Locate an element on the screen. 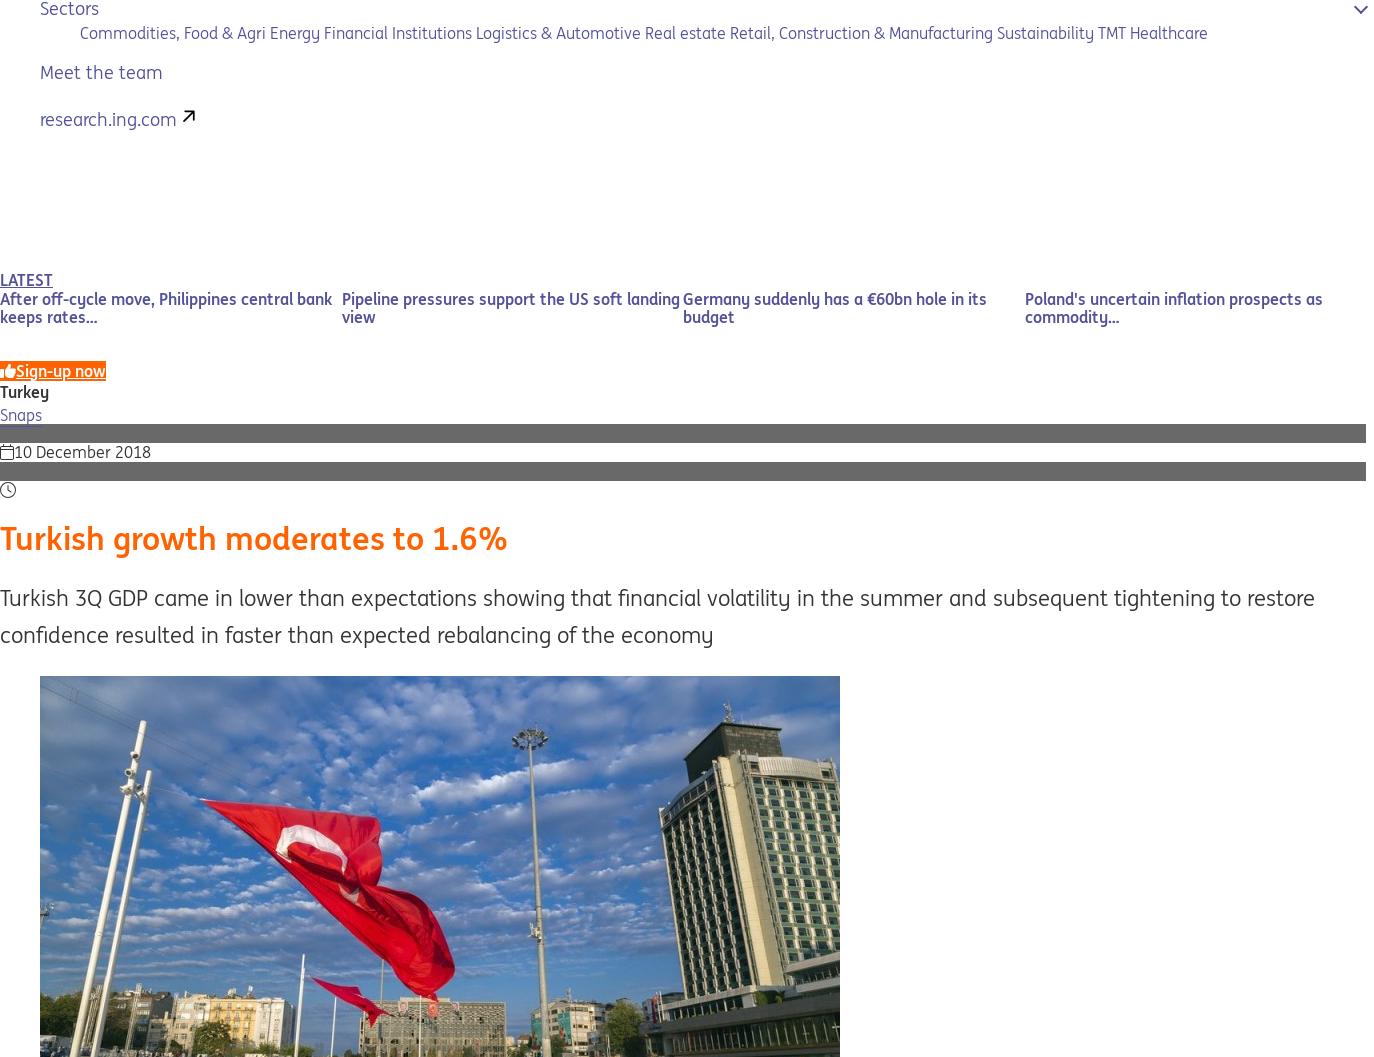 This screenshot has height=1057, width=1374. 'Sustainability' is located at coordinates (1045, 32).